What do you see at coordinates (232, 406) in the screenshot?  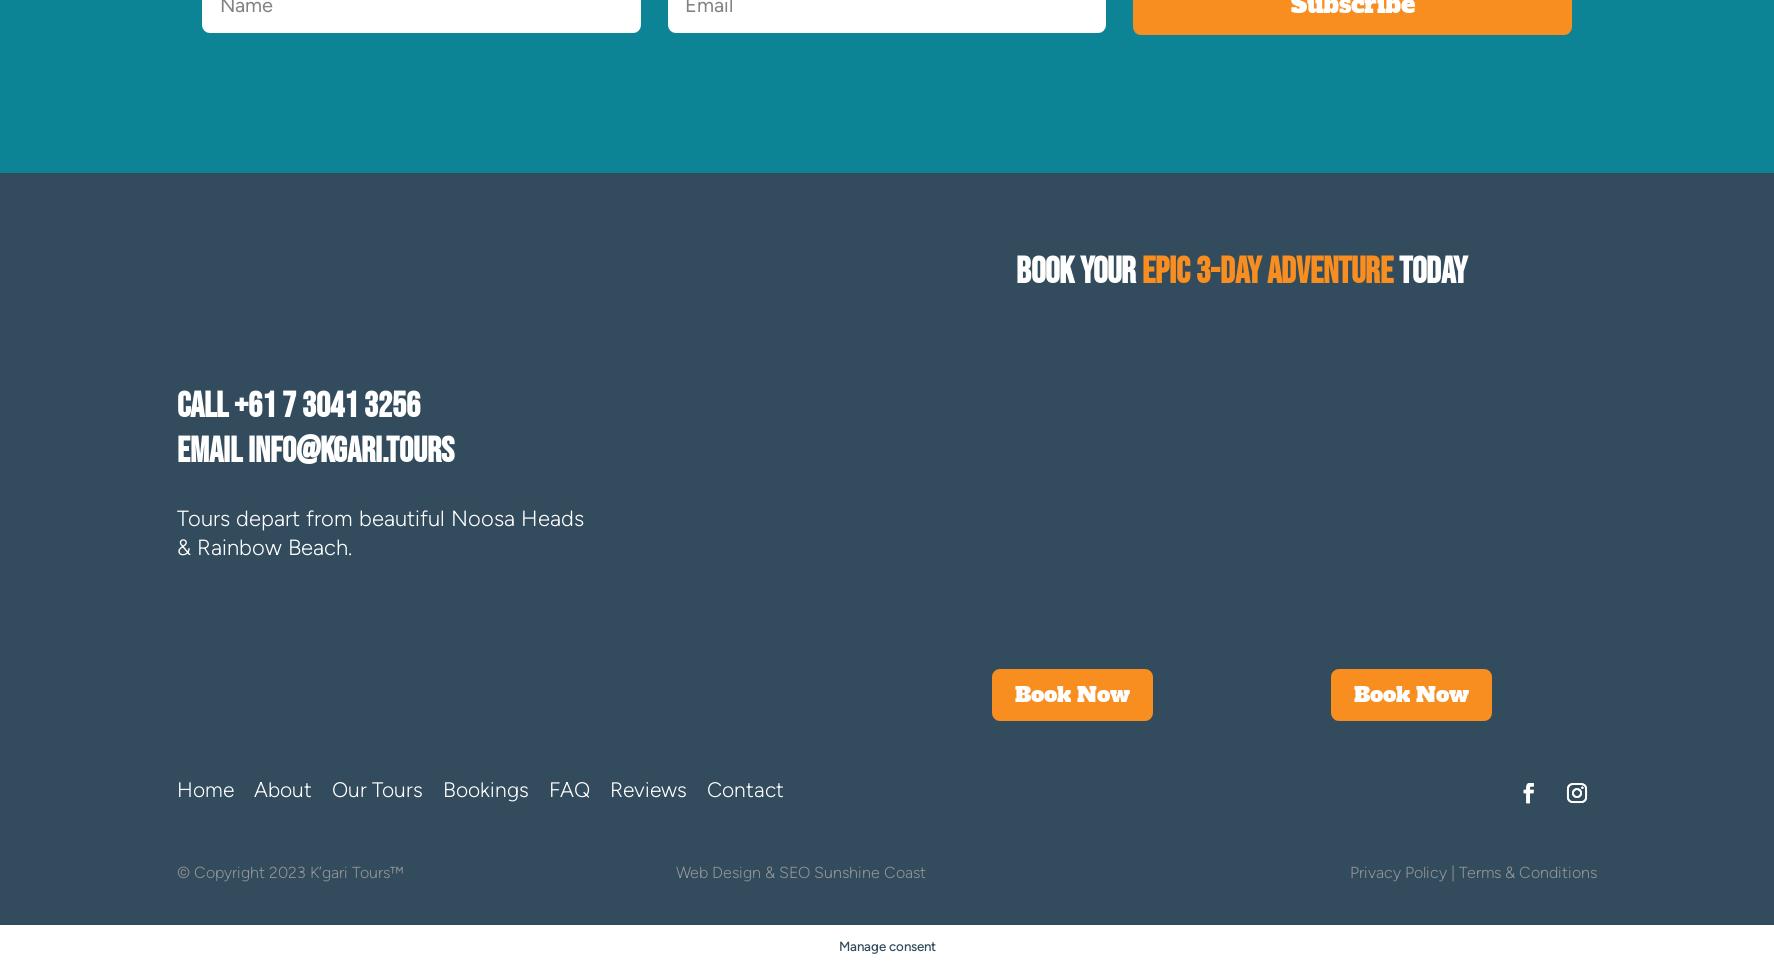 I see `'+61 7 3041 3256'` at bounding box center [232, 406].